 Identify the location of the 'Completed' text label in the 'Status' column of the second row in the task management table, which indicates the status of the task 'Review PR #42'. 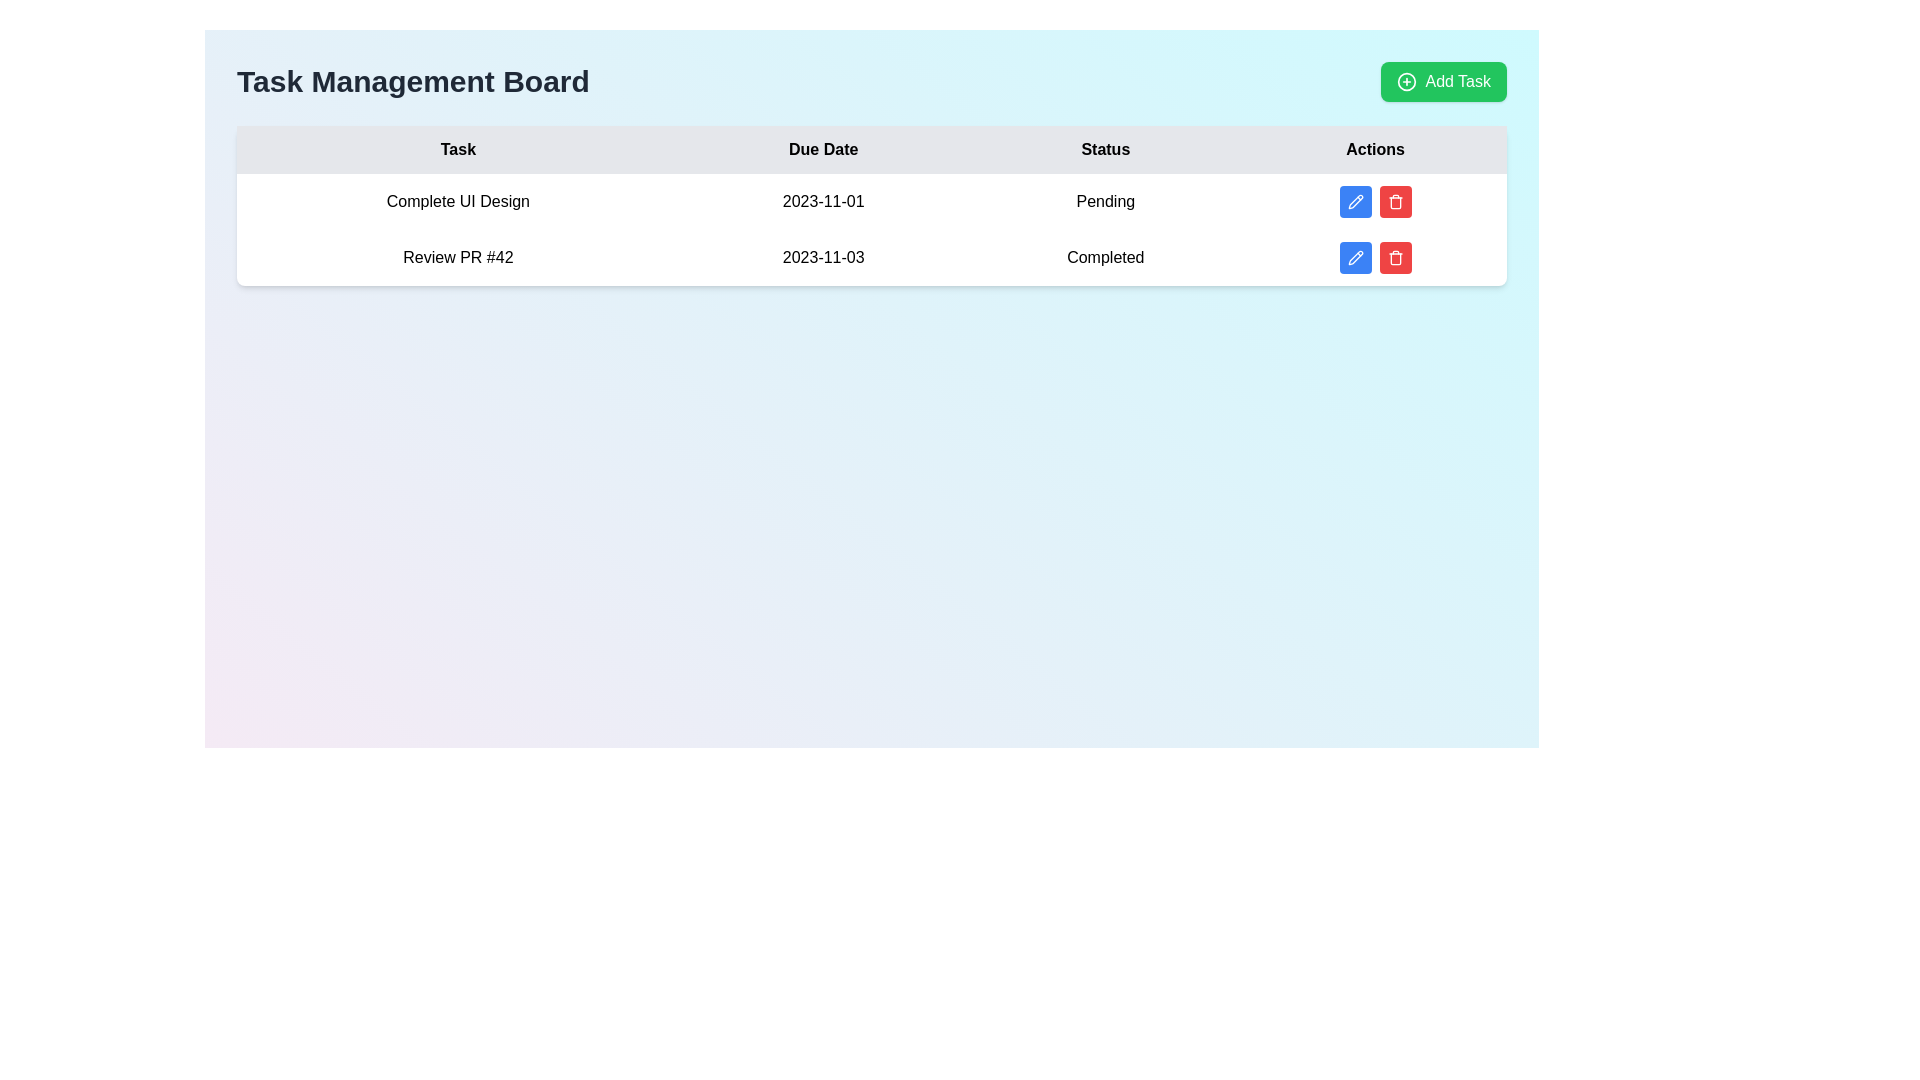
(1104, 257).